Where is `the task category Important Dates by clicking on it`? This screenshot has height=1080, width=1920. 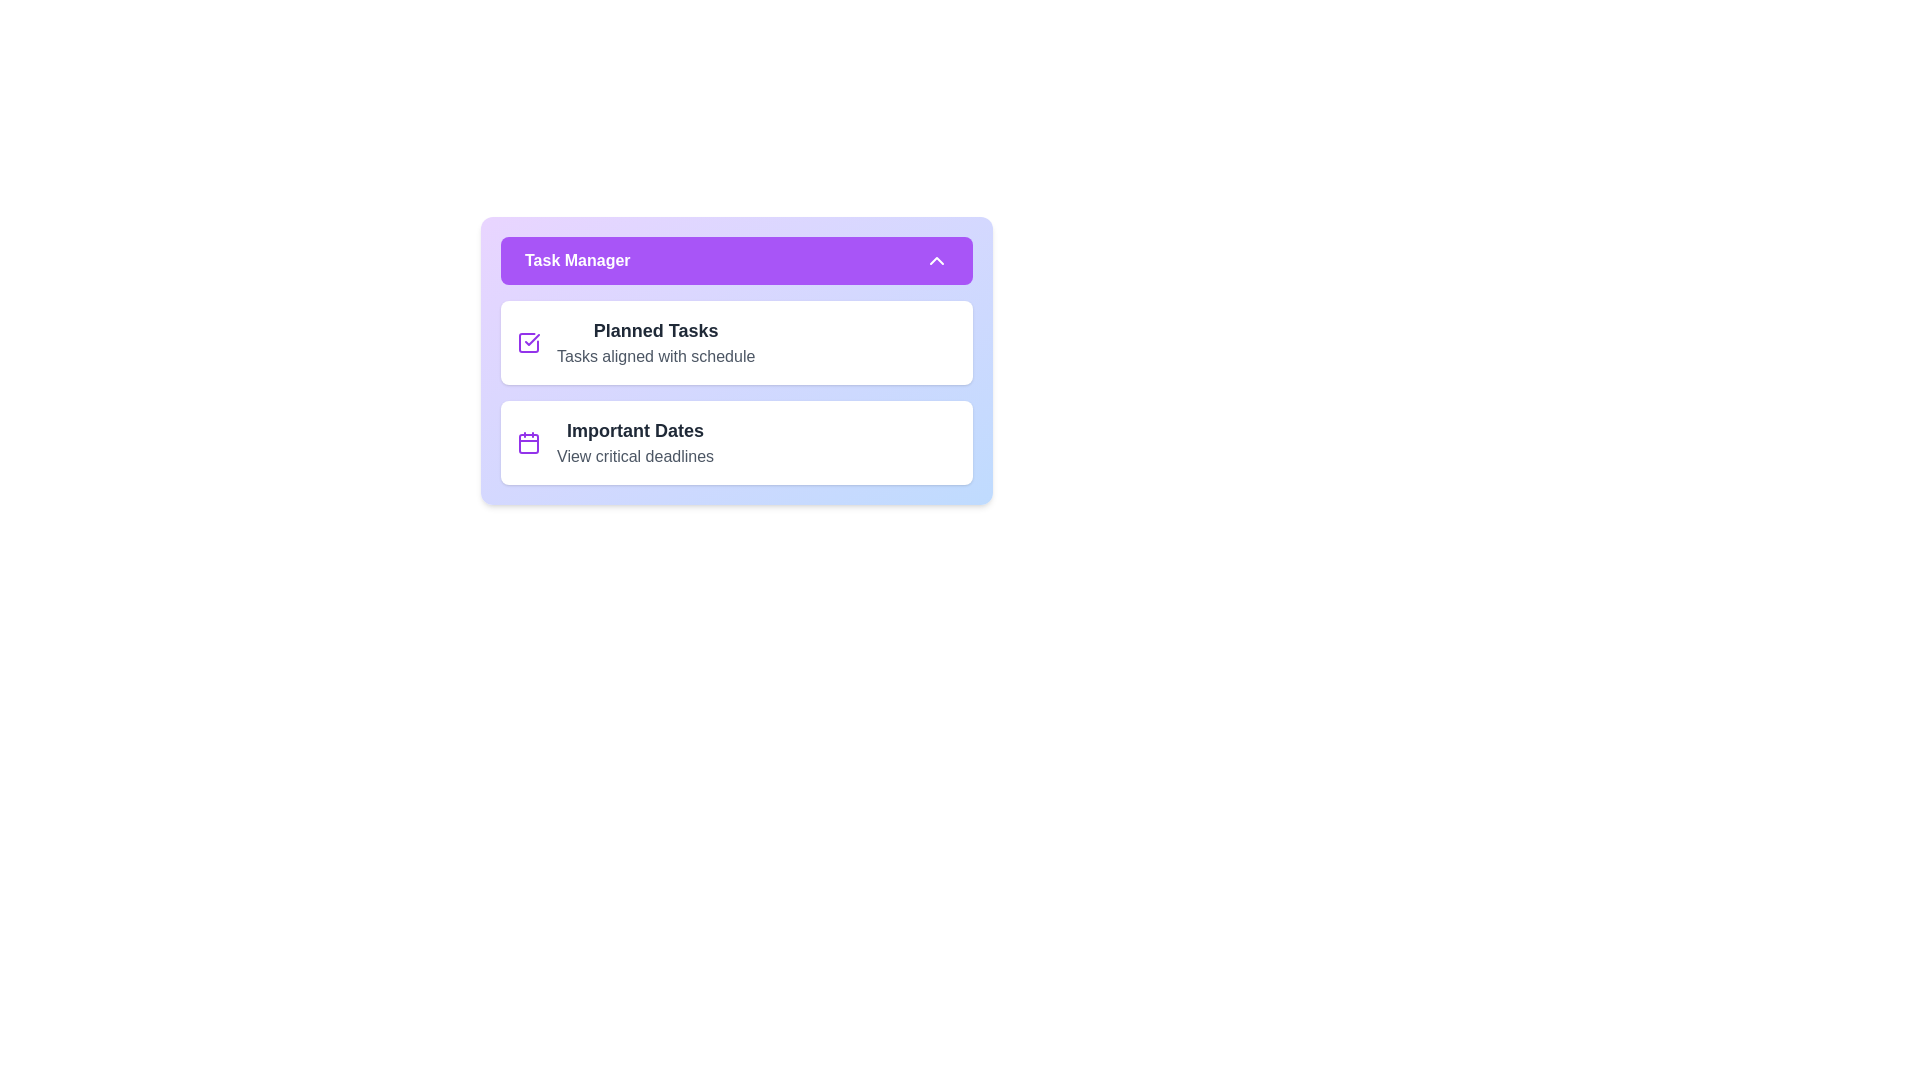 the task category Important Dates by clicking on it is located at coordinates (736, 442).